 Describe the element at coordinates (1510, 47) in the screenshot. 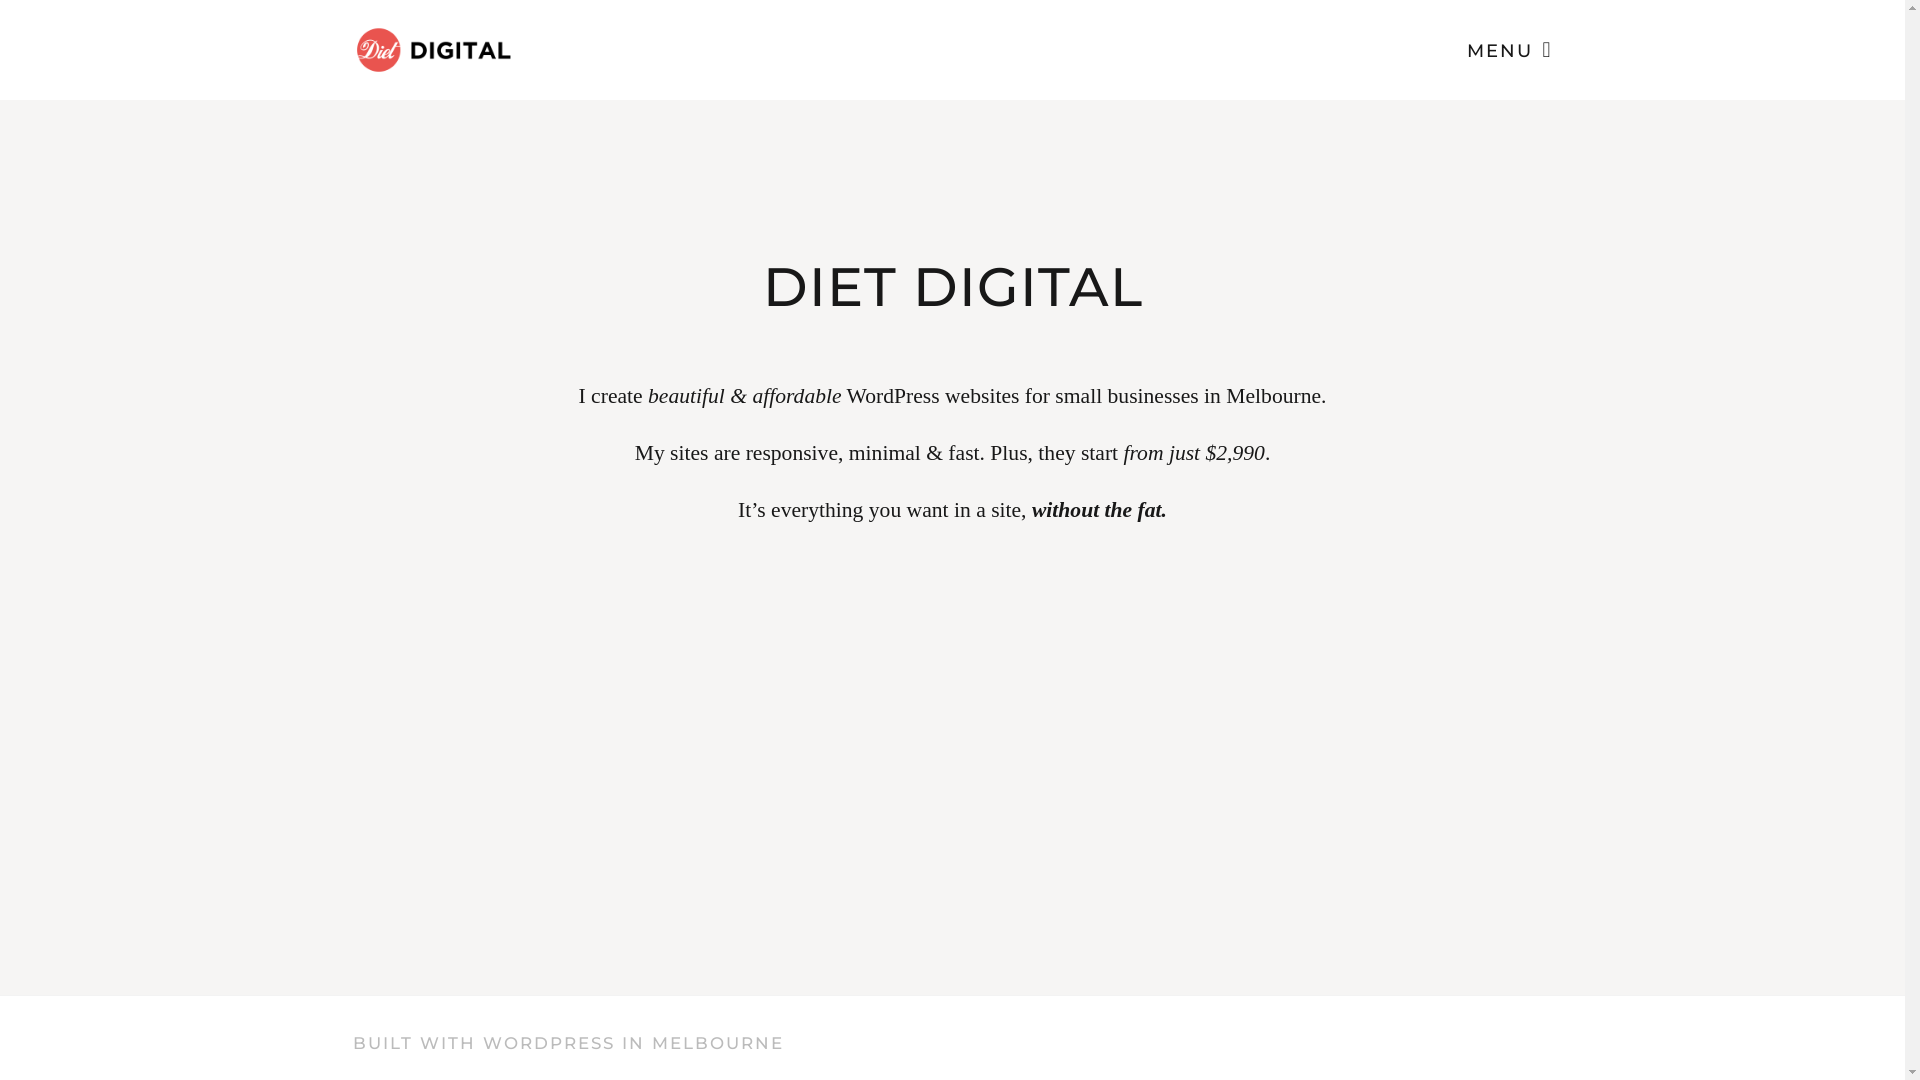

I see `'MENU'` at that location.